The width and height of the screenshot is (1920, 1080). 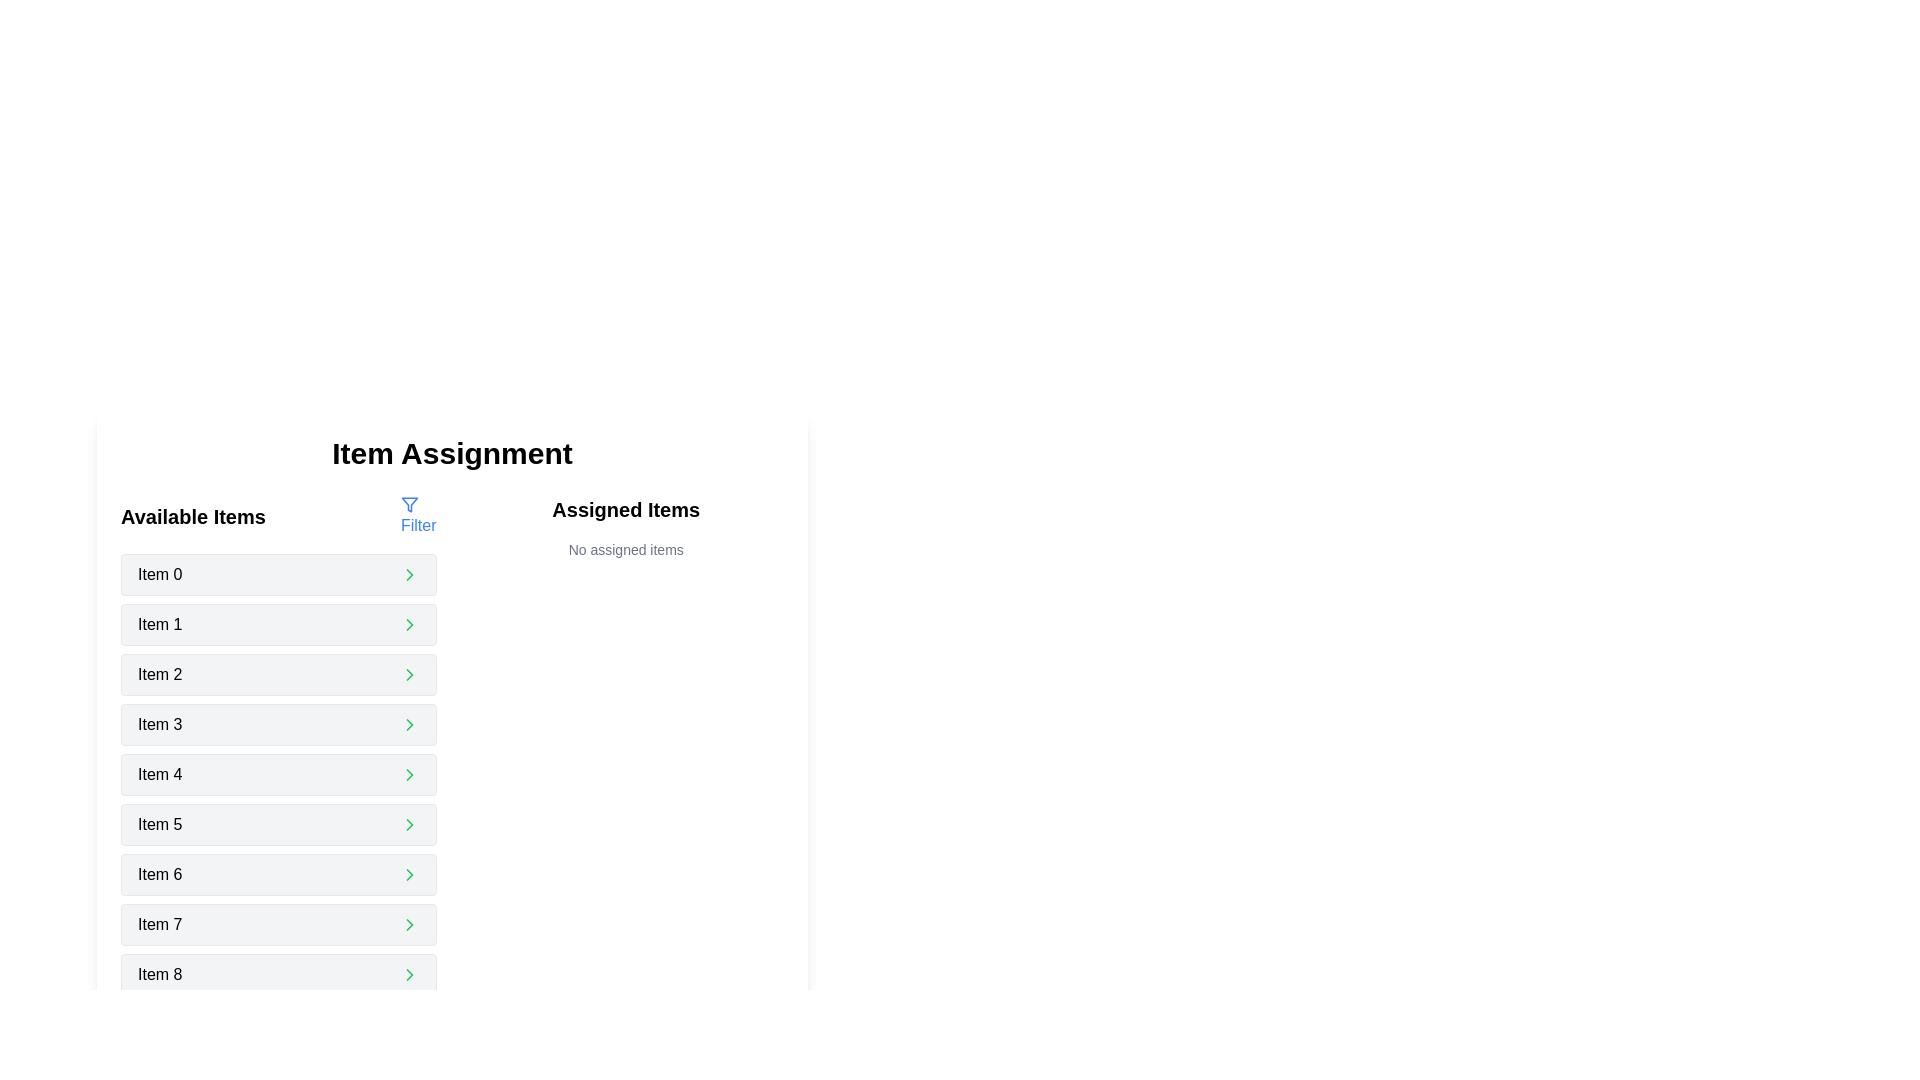 What do you see at coordinates (277, 925) in the screenshot?
I see `the eighth list item labeled 'Item 7'` at bounding box center [277, 925].